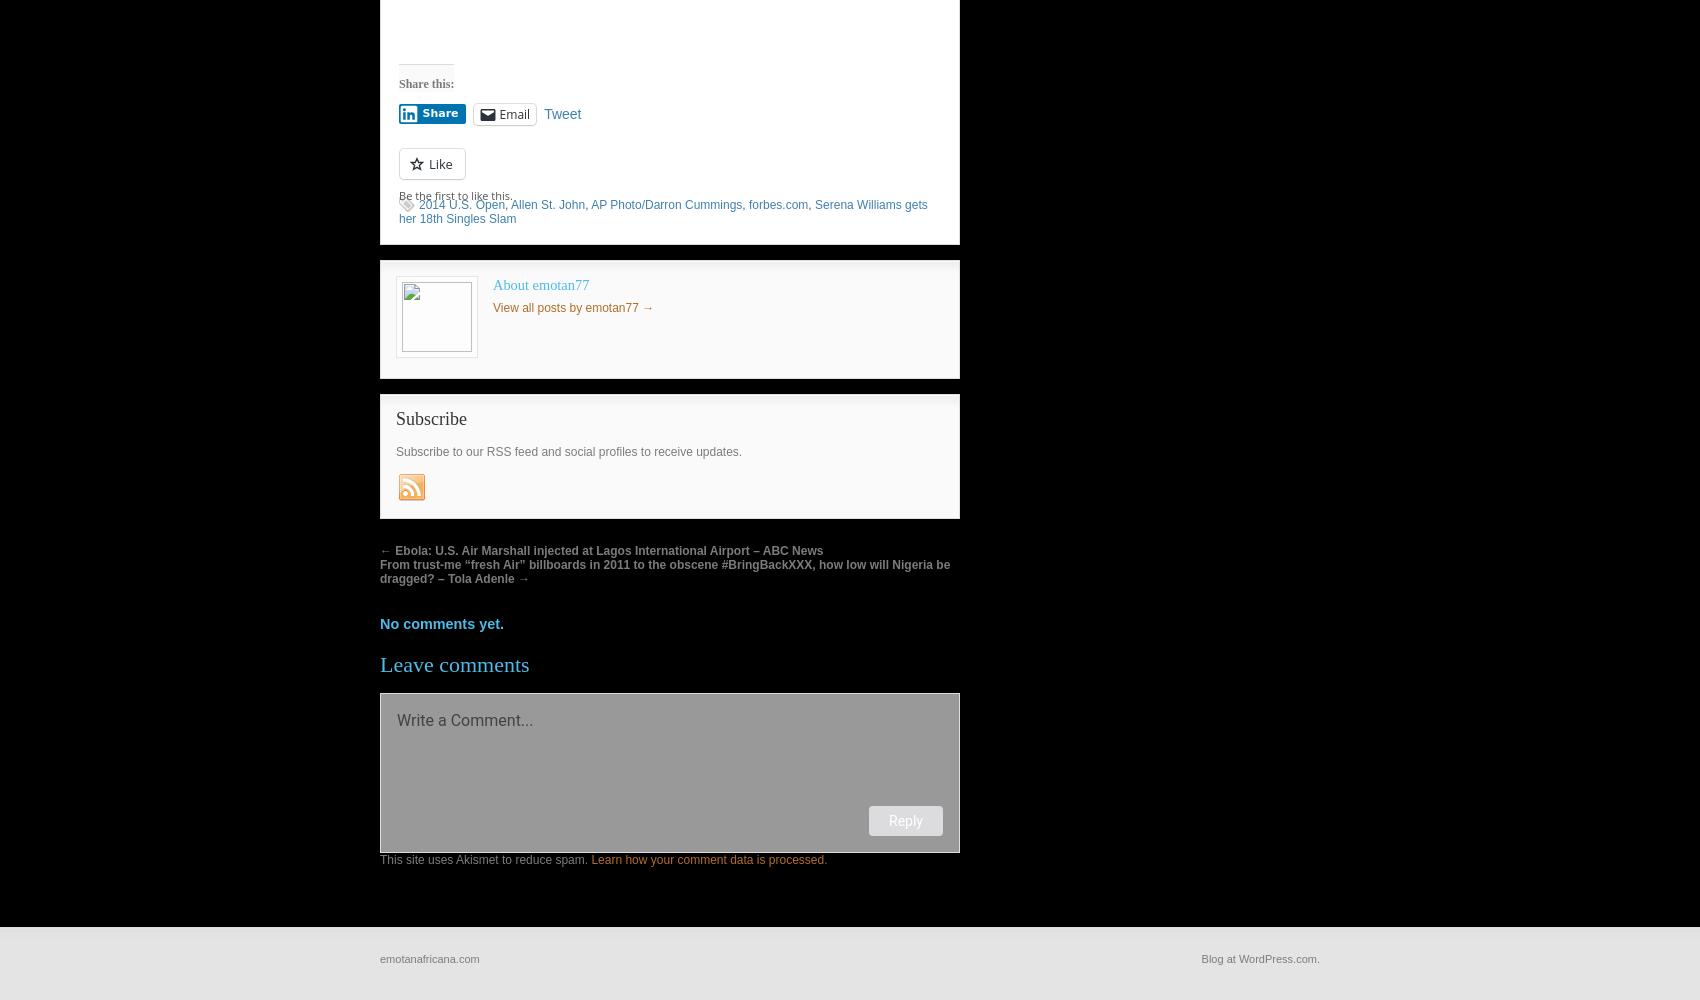 This screenshot has height=1000, width=1700. I want to click on 'Tweet', so click(561, 112).